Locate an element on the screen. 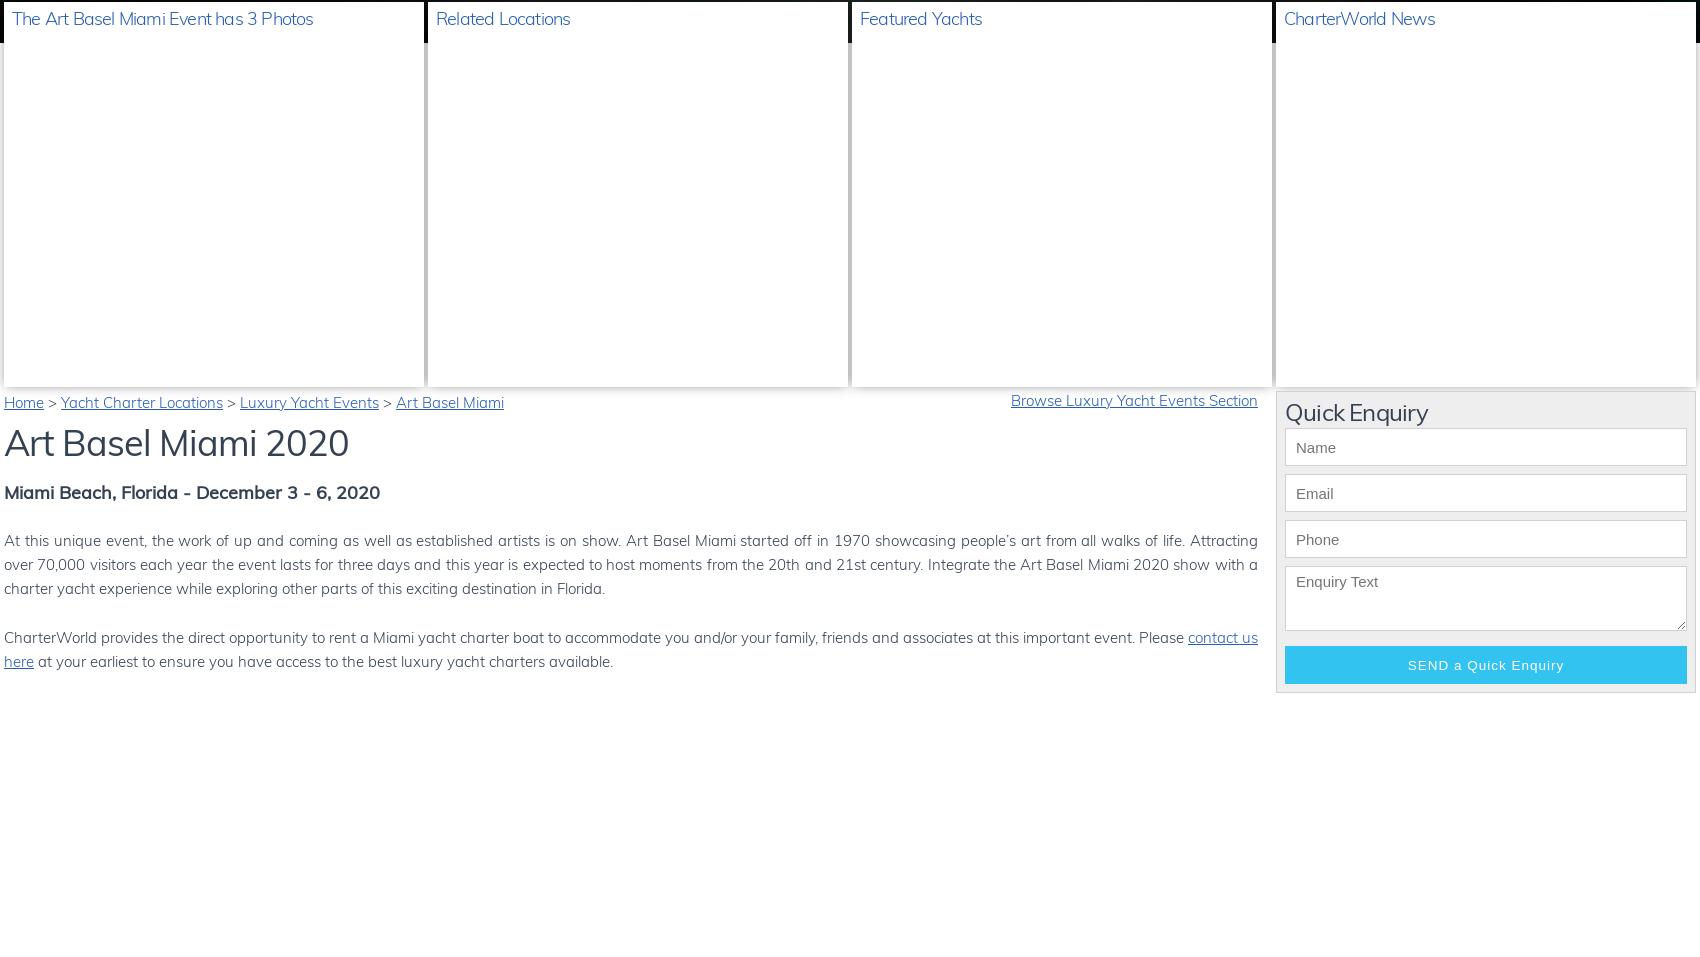 This screenshot has height=957, width=1700. 'Every Feadship yacht tells its own unique story ...' is located at coordinates (1448, 368).